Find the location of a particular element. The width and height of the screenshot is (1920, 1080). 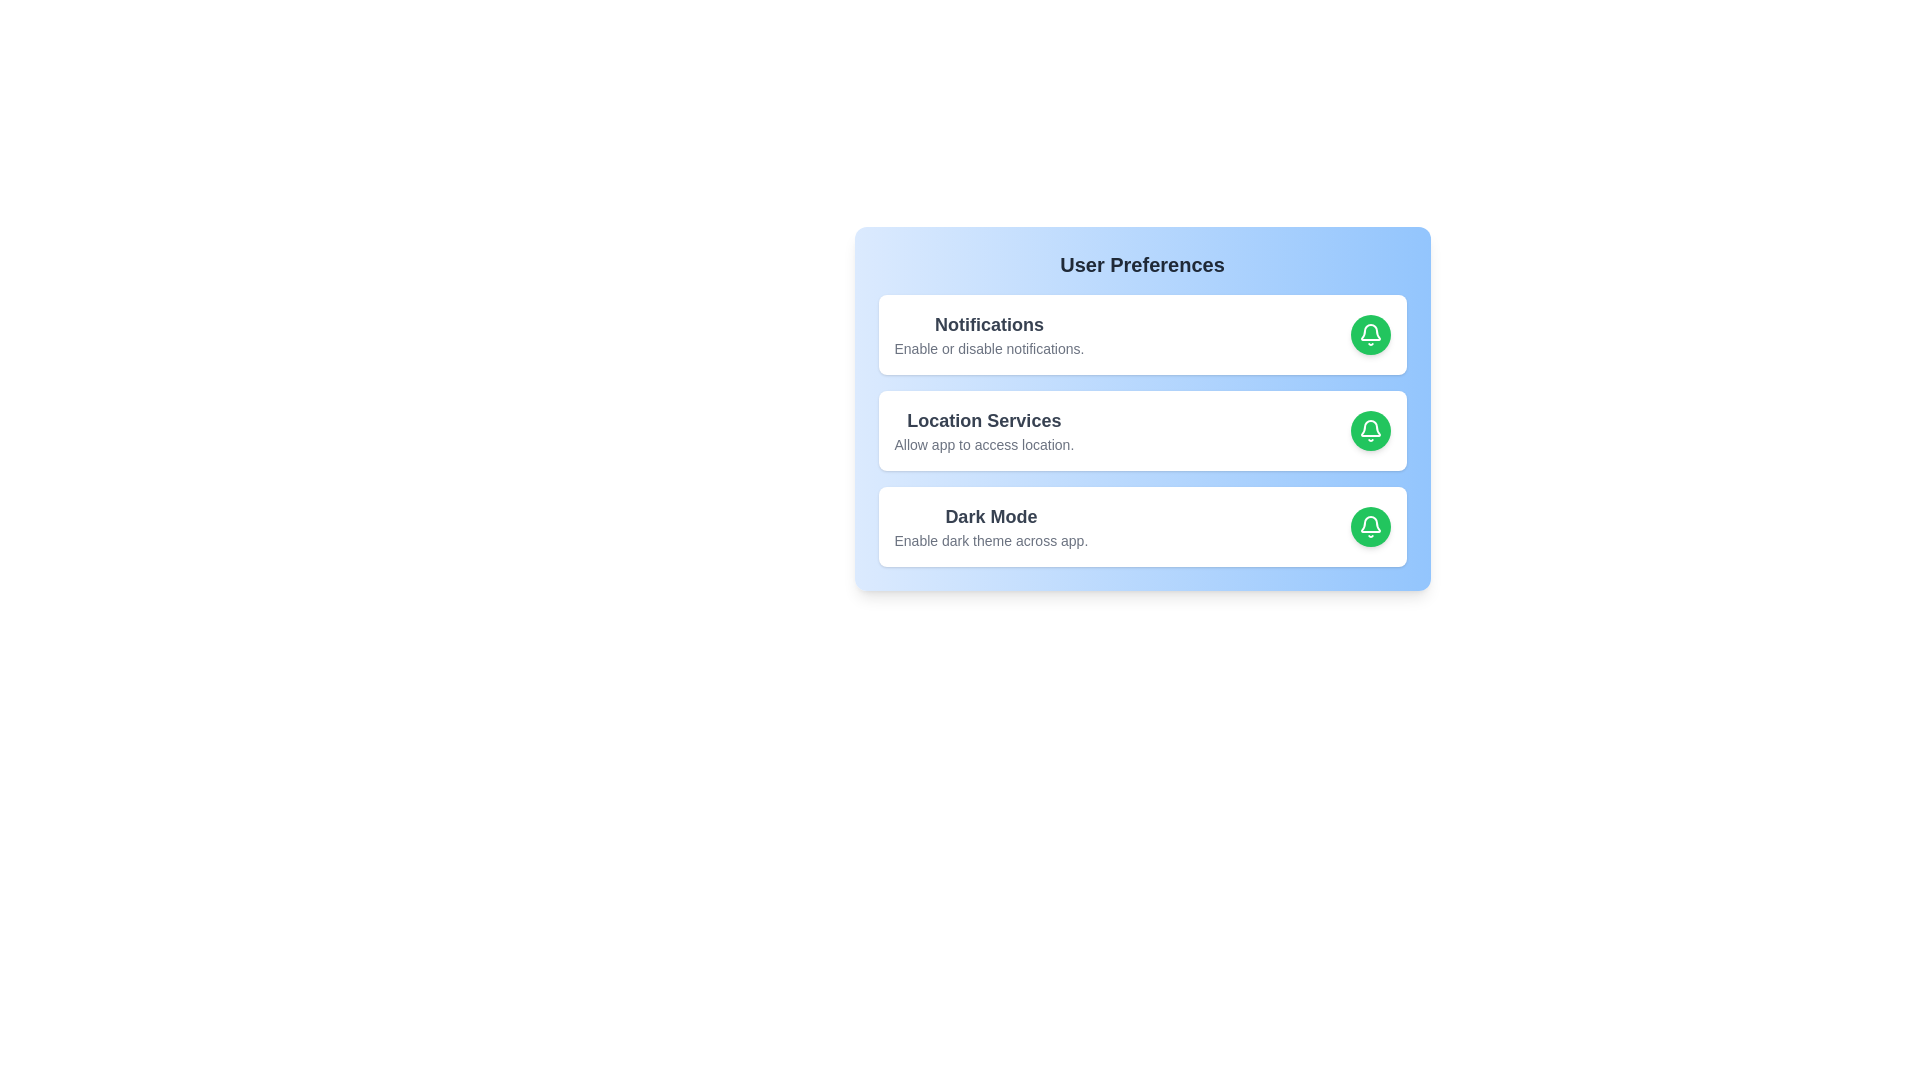

the text of the preference item 'Dark Mode' is located at coordinates (991, 515).